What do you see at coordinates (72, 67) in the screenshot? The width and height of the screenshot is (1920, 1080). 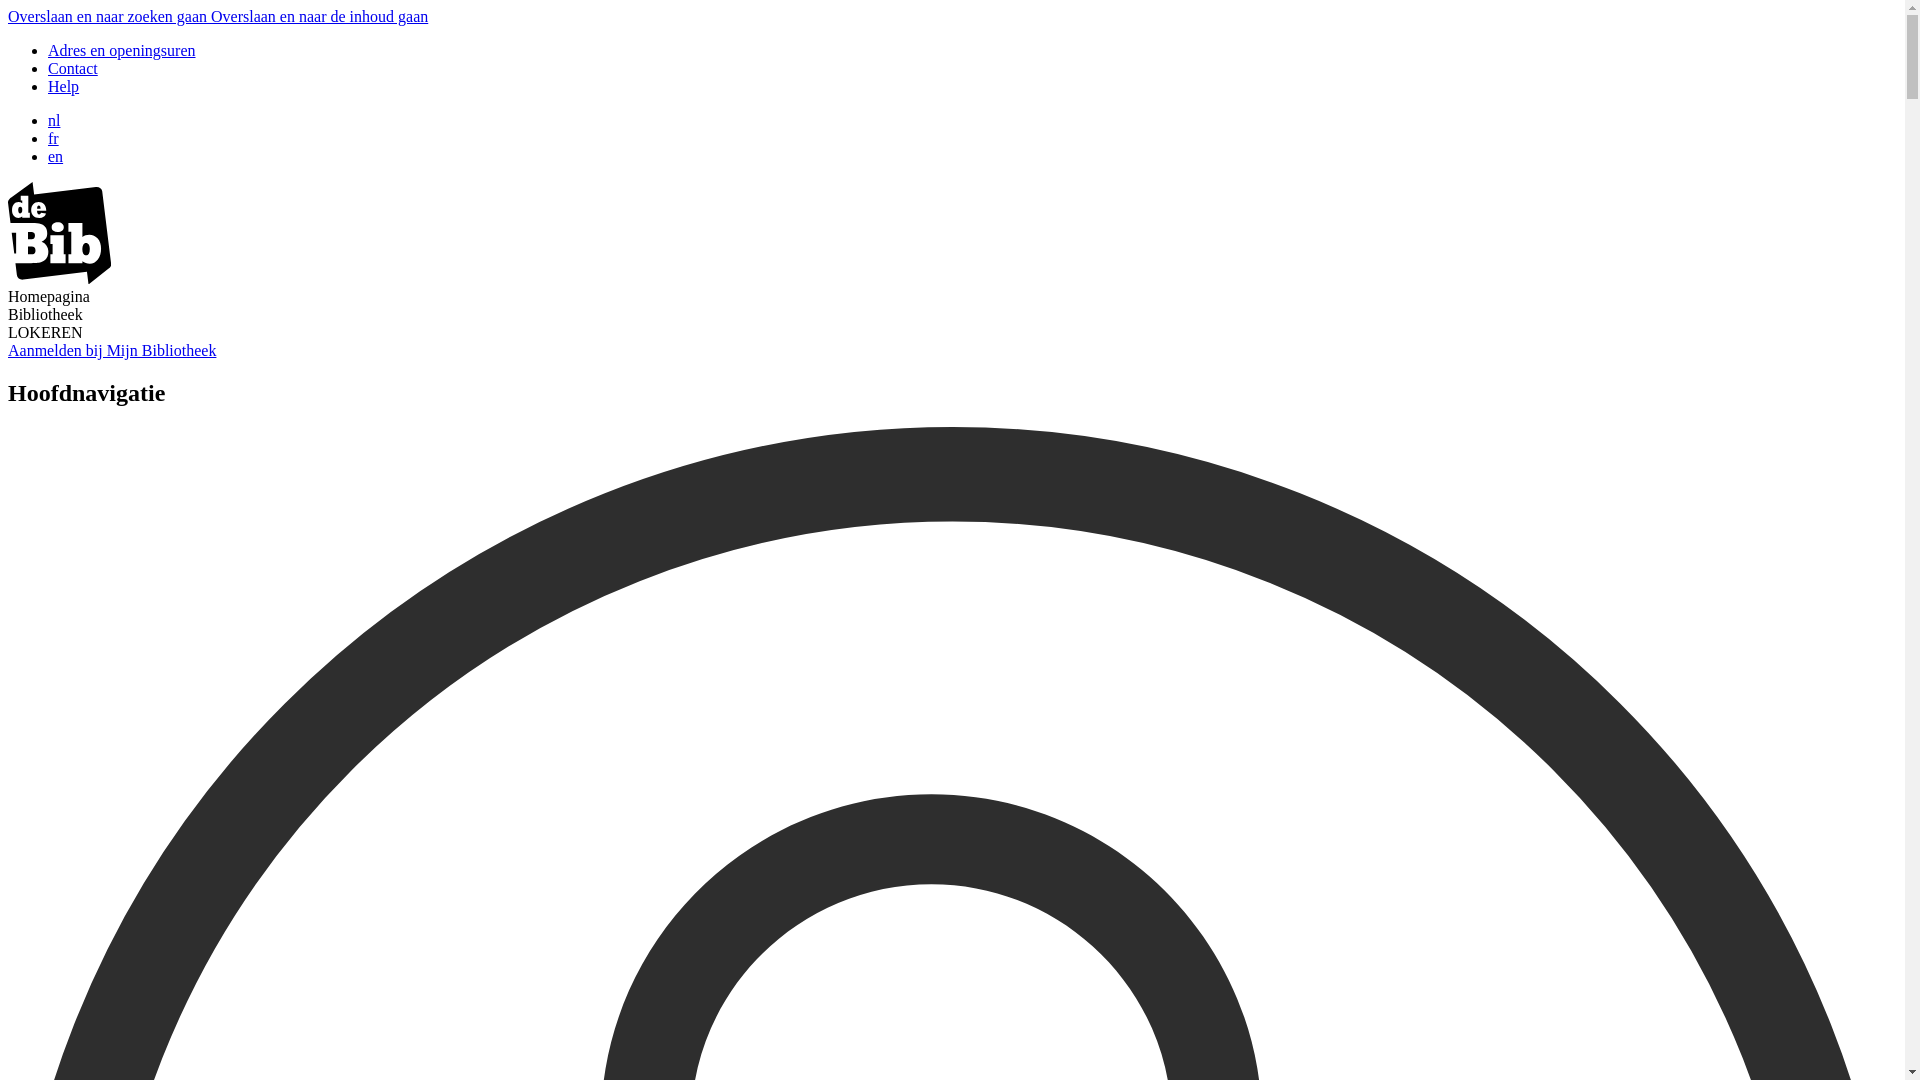 I see `'Contact'` at bounding box center [72, 67].